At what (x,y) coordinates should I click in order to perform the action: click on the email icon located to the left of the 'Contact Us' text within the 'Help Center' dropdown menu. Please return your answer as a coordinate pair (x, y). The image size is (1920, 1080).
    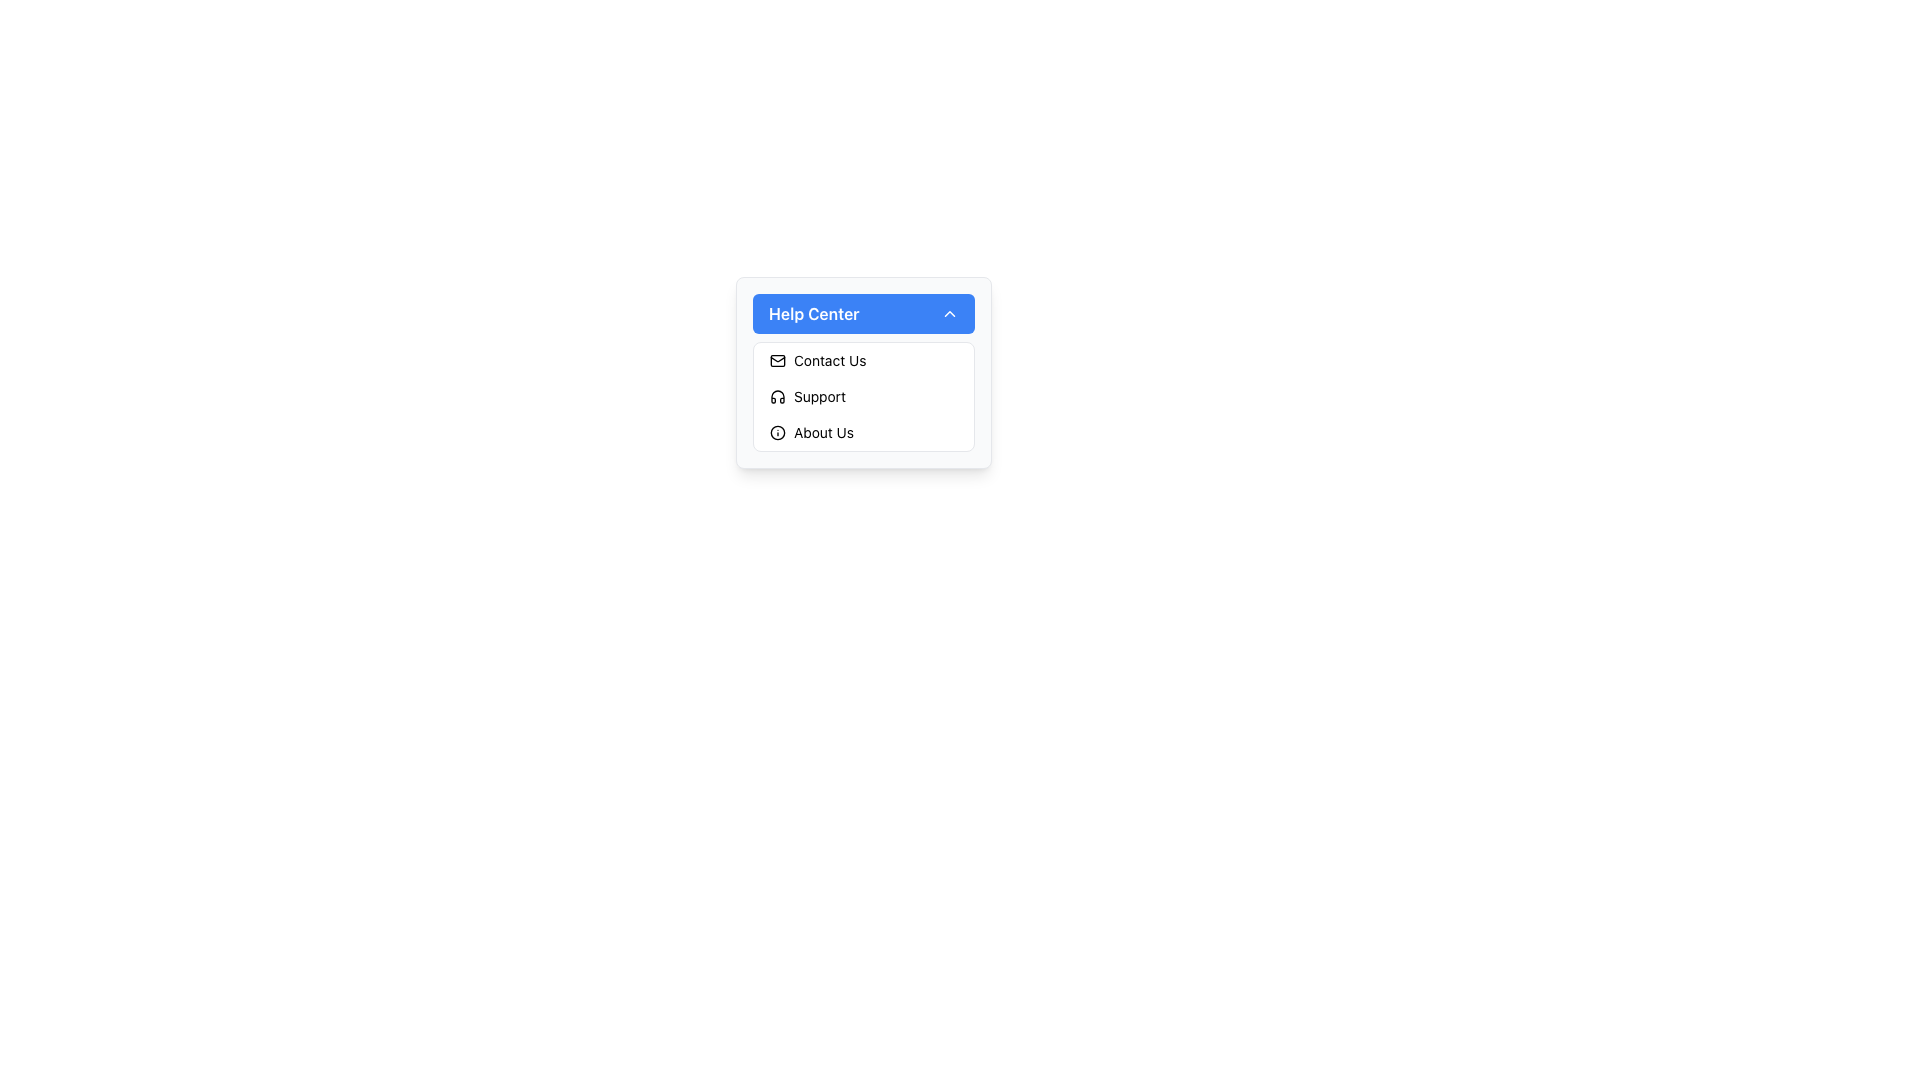
    Looking at the image, I should click on (776, 361).